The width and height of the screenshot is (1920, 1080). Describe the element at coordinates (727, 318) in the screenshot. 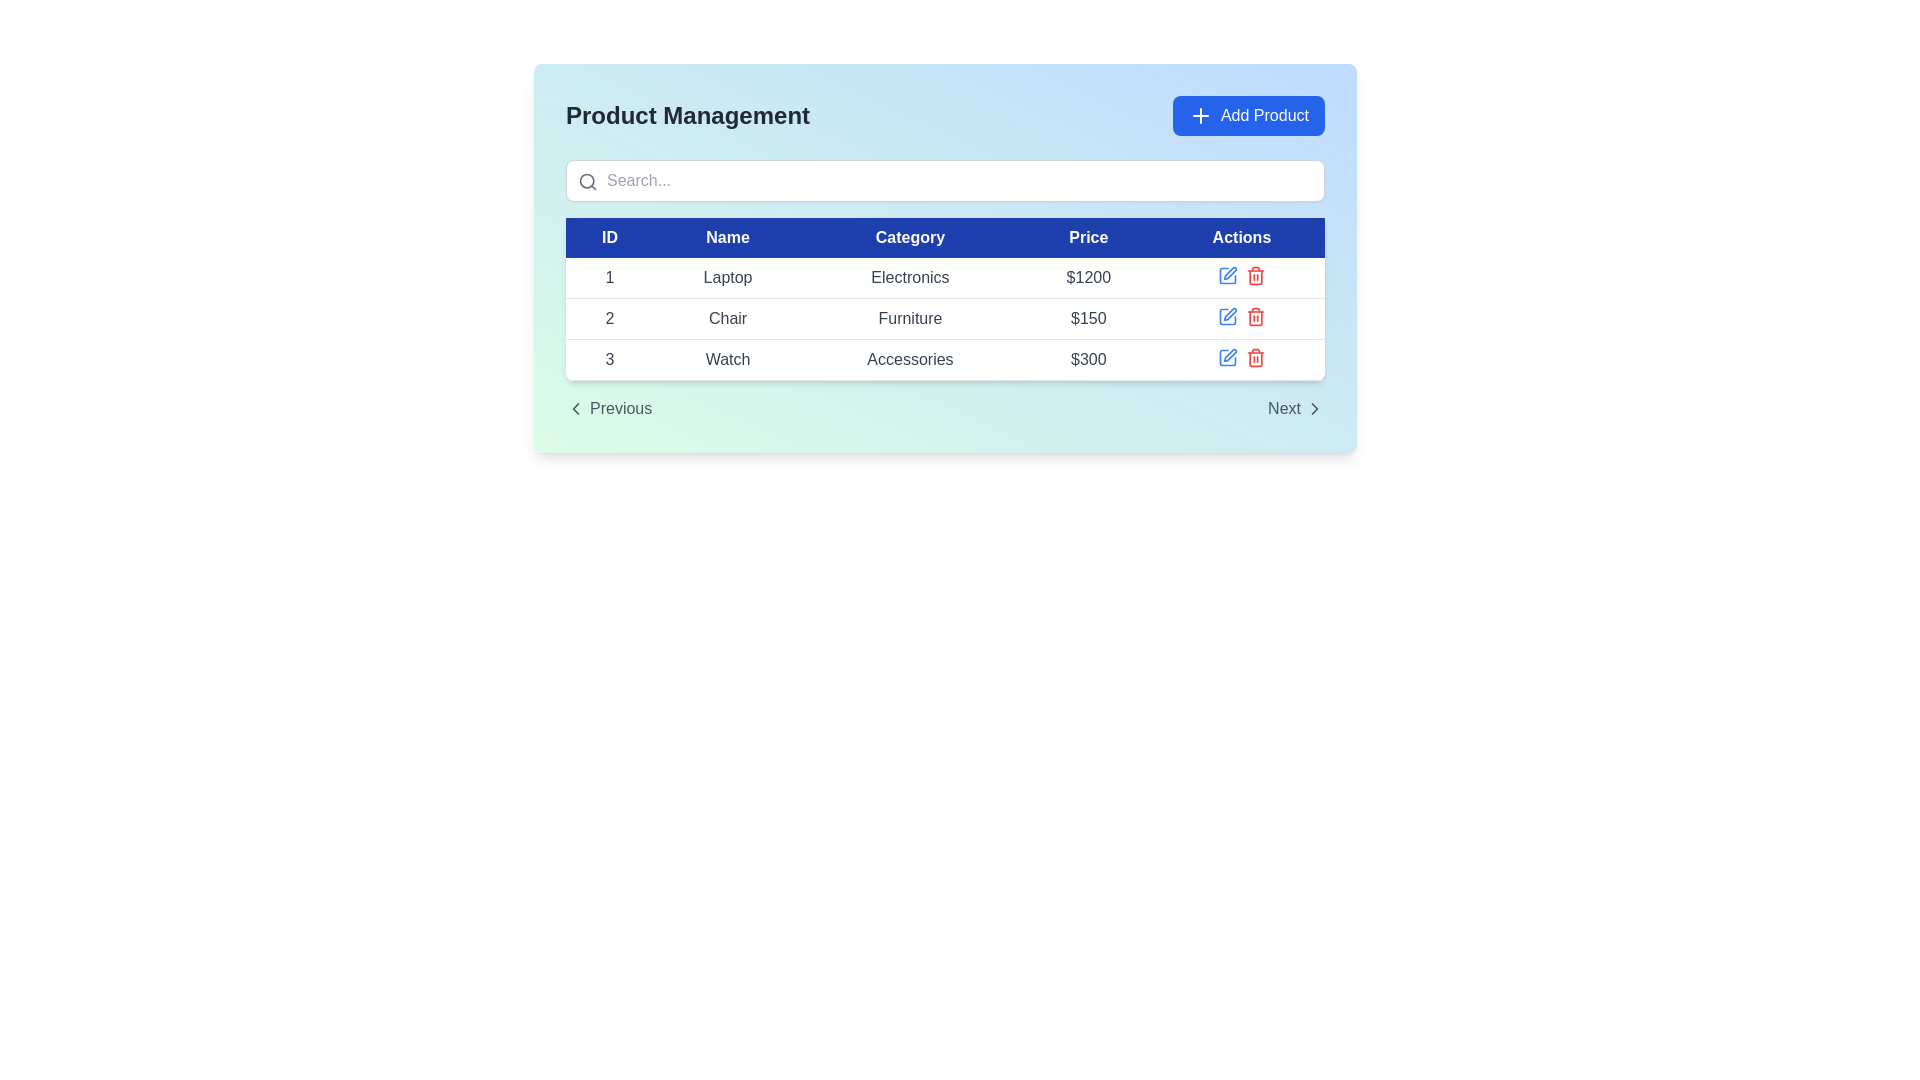

I see `the Text label displaying 'Chair' in the second row of the table under the 'Name' column, which is located between the ID ('2') and the category ('Furniture')` at that location.